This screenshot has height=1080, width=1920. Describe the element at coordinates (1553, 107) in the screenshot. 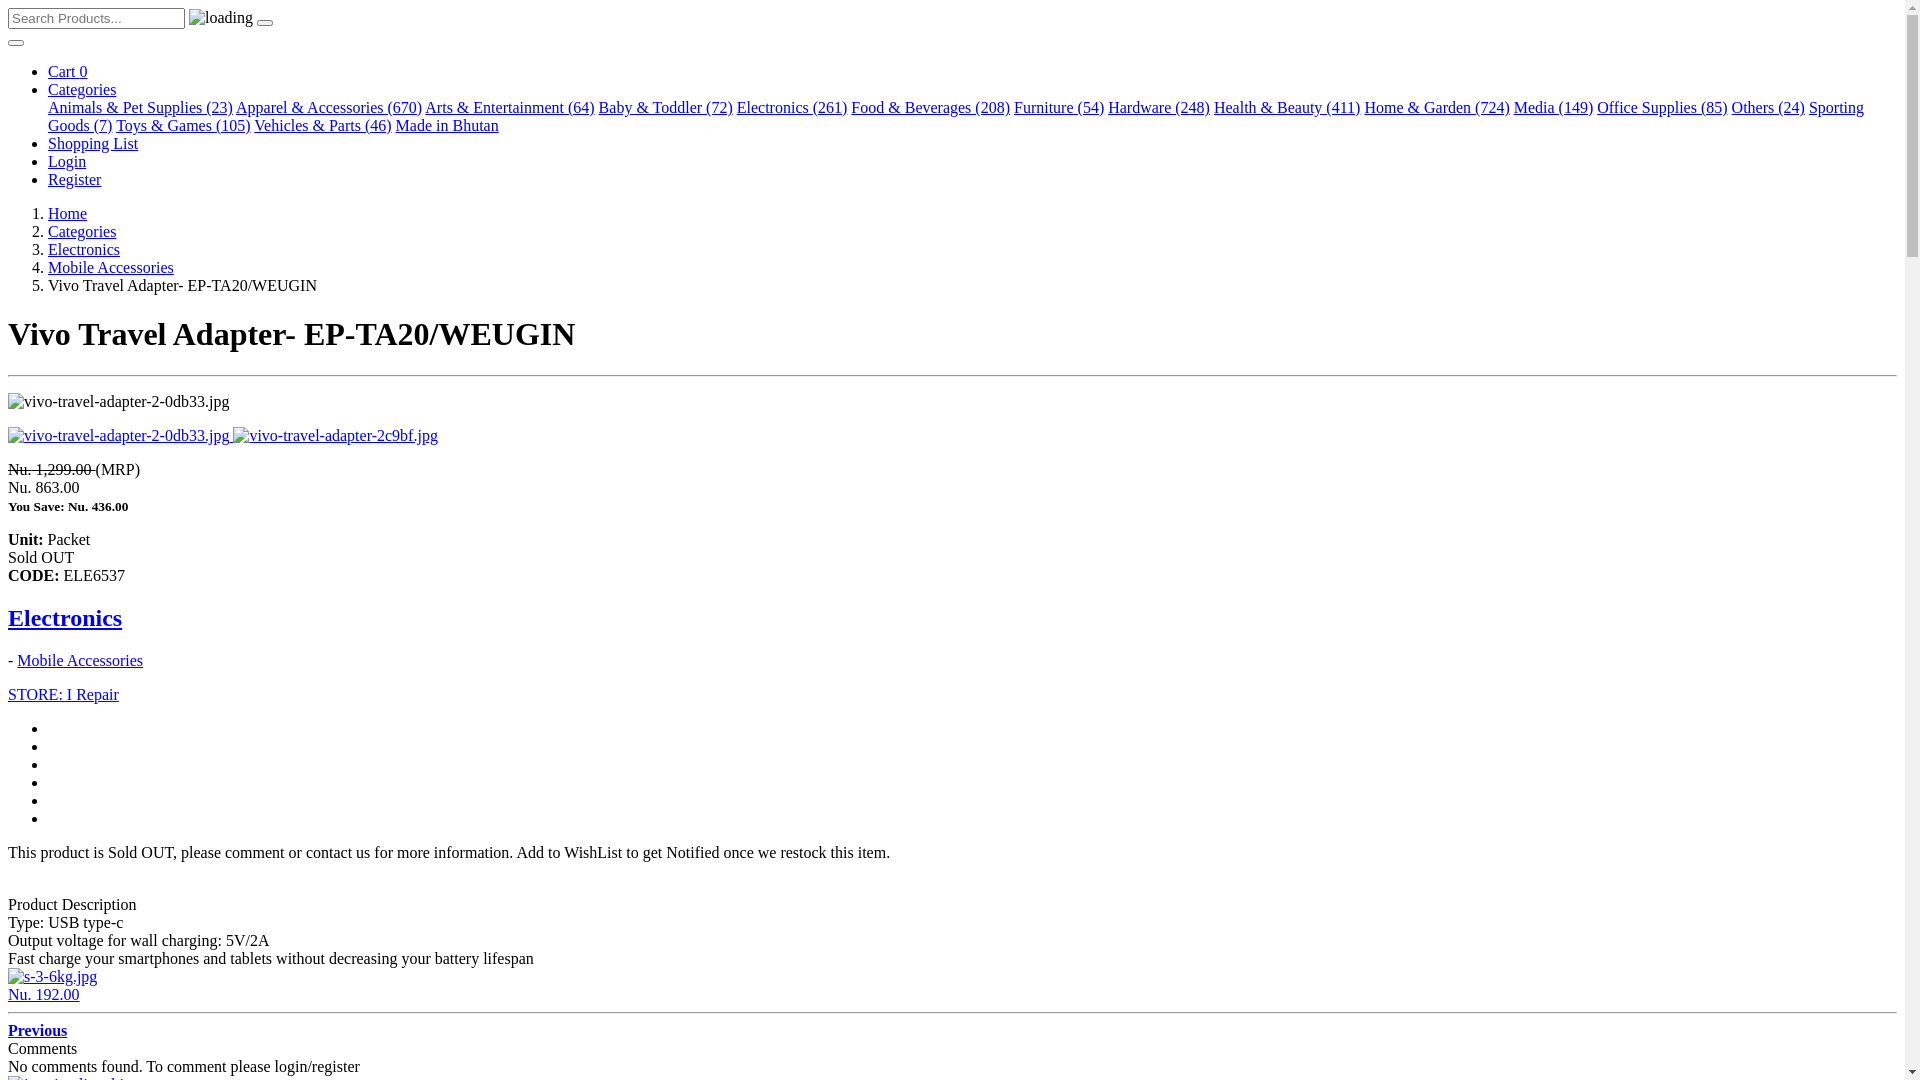

I see `'Media (149)'` at that location.